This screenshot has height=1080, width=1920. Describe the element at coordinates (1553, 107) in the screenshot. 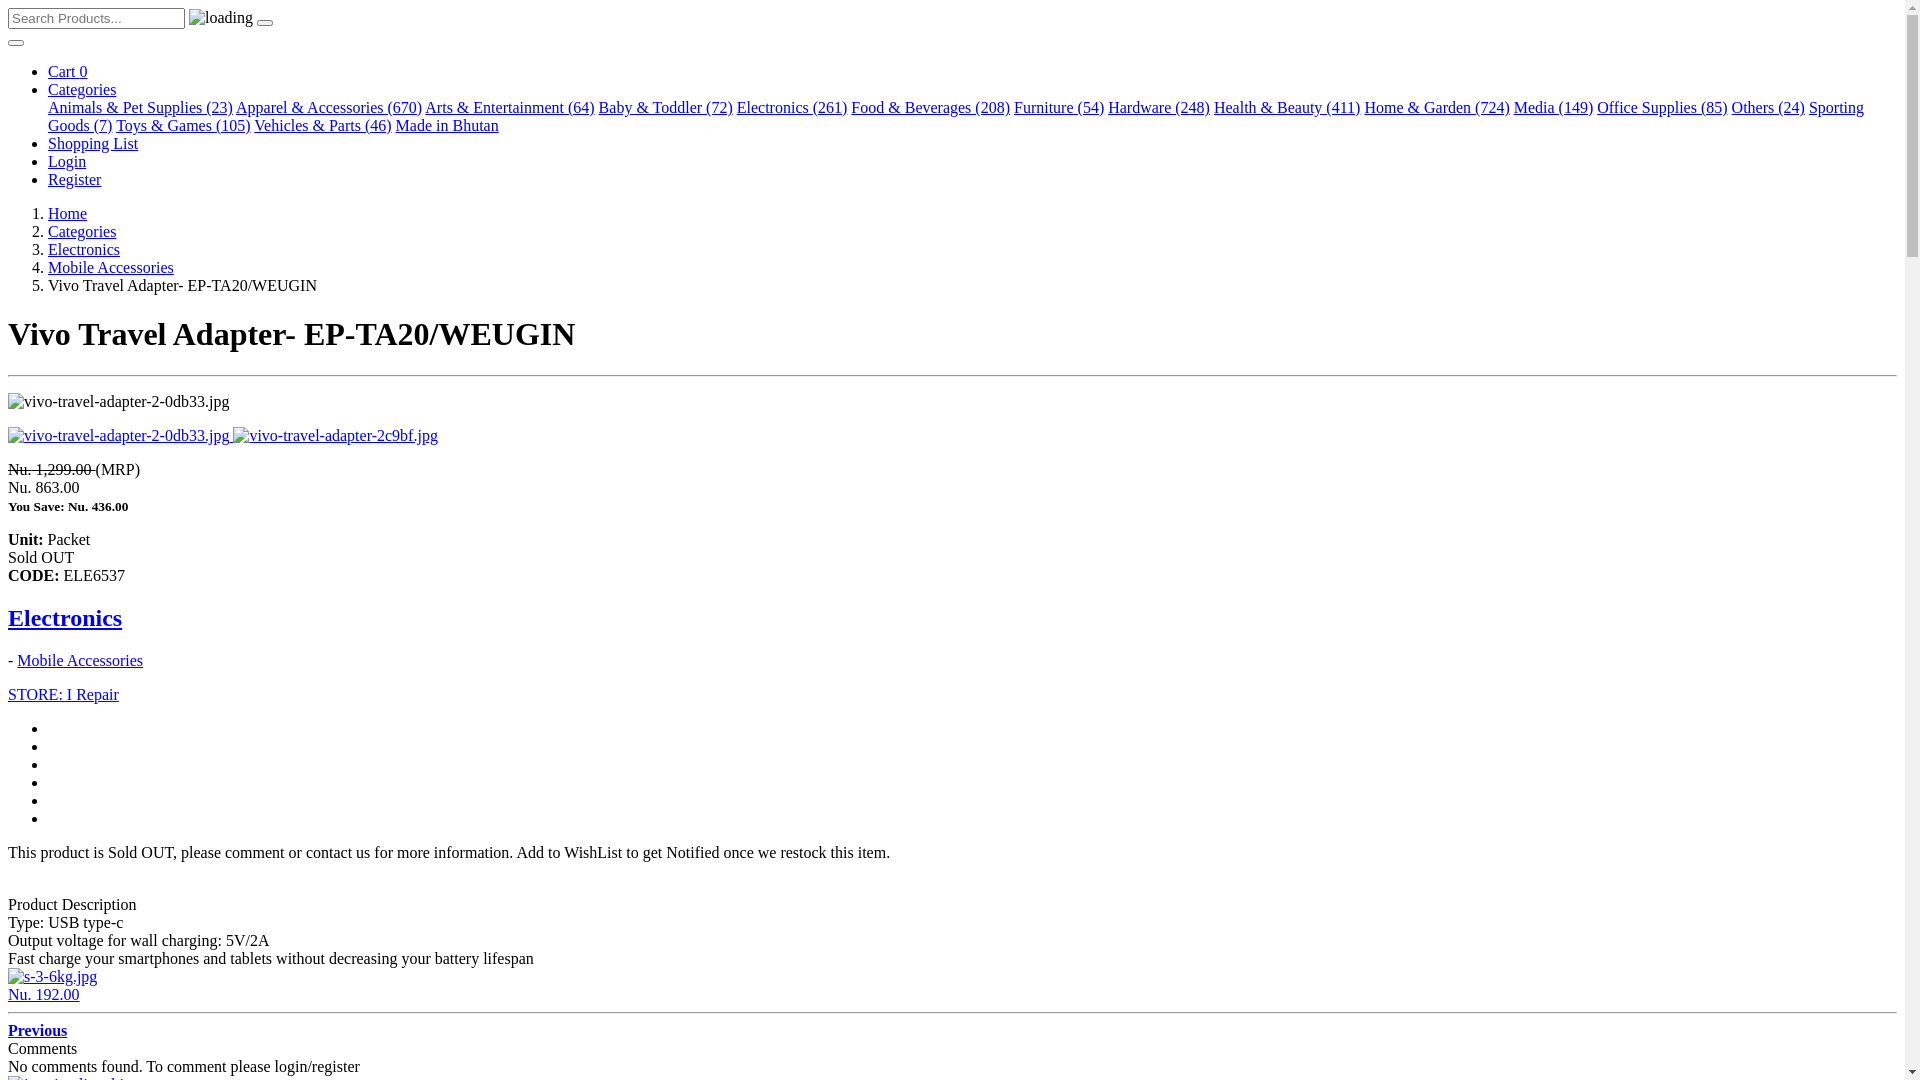

I see `'Media (149)'` at that location.